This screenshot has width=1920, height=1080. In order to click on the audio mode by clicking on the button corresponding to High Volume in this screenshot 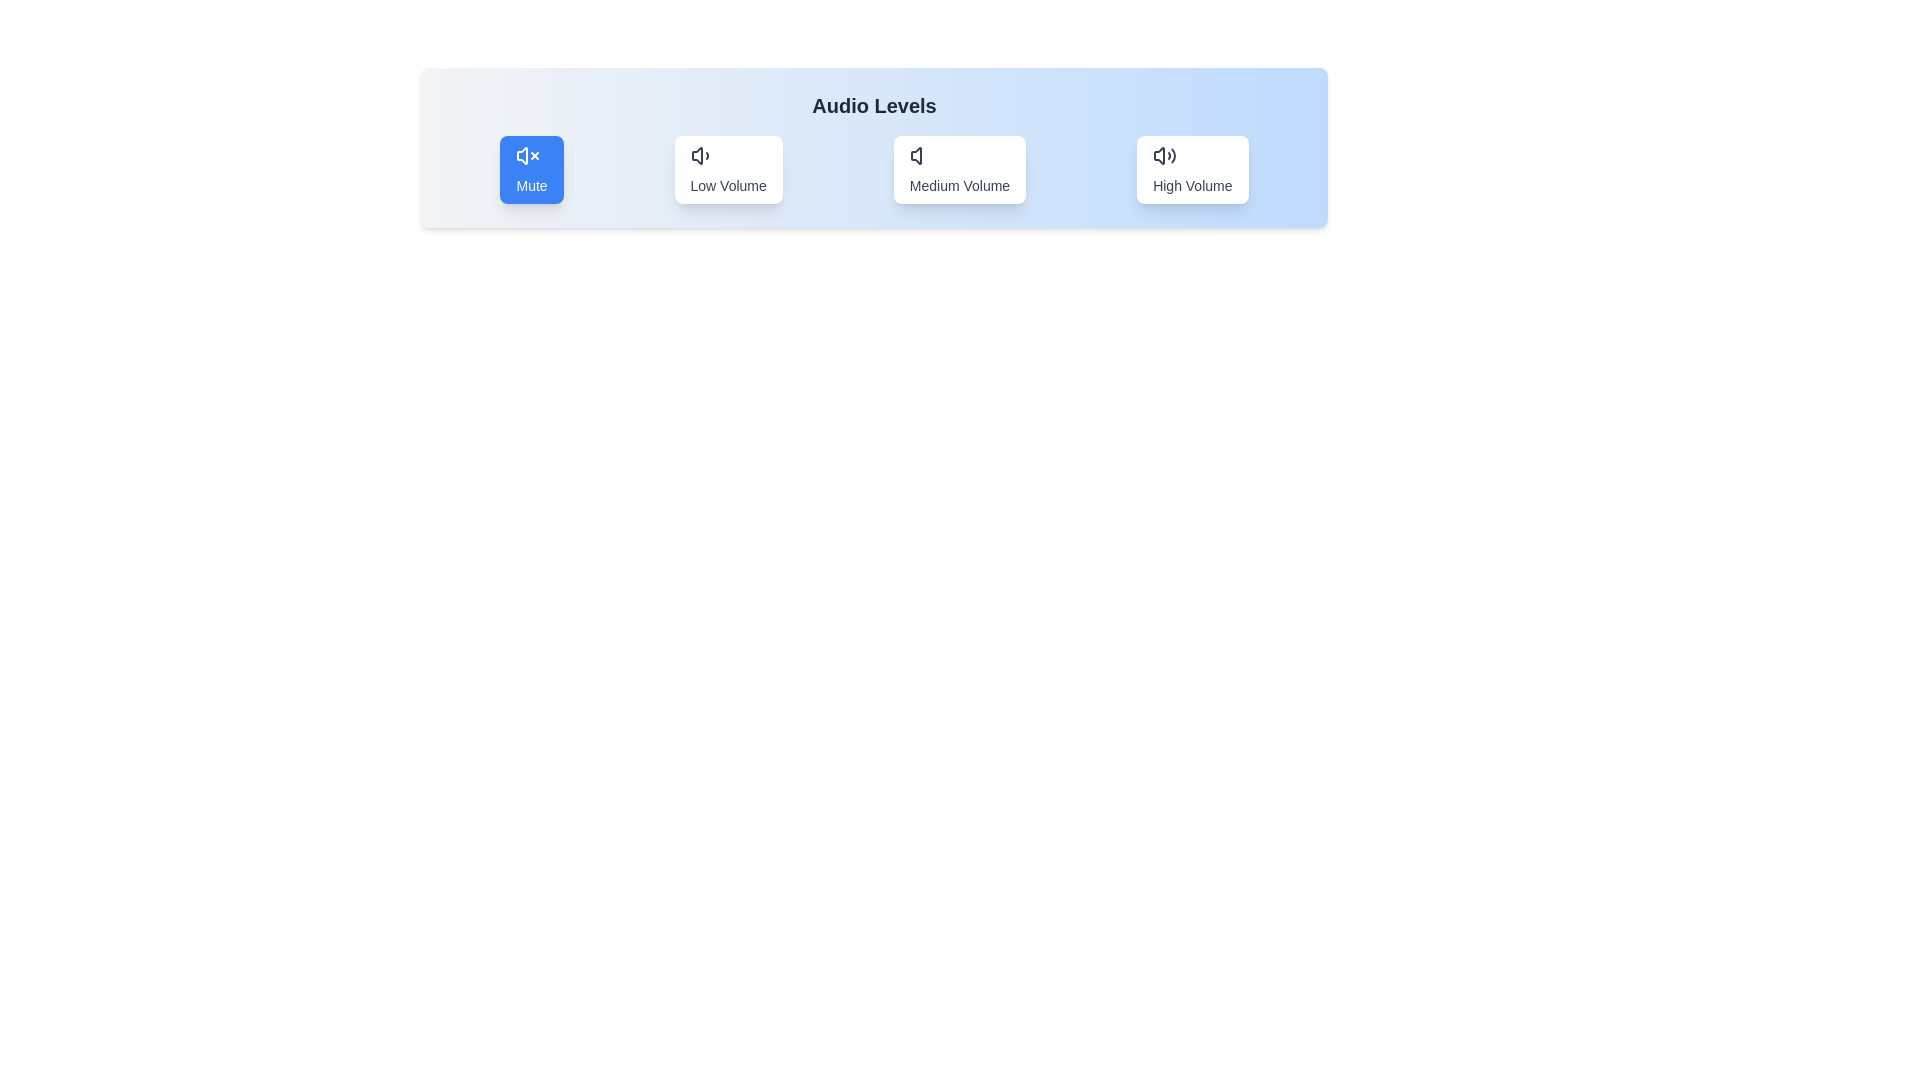, I will do `click(1193, 168)`.